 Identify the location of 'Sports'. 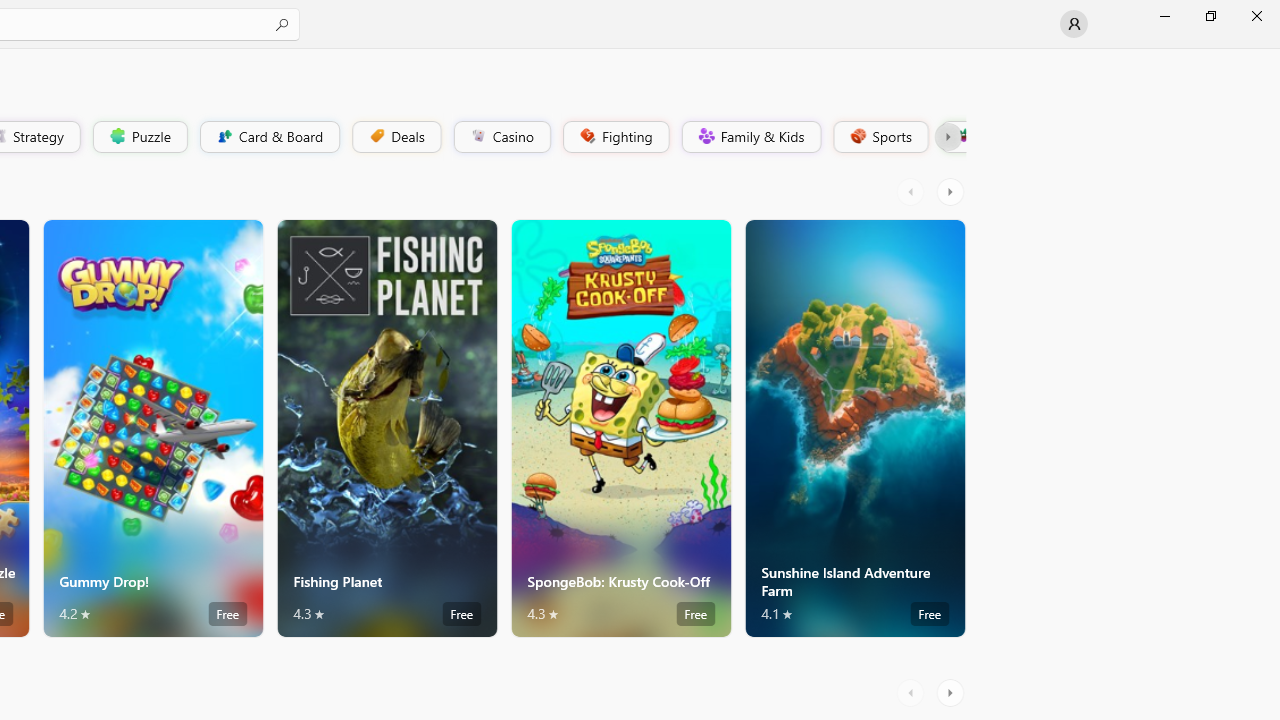
(879, 135).